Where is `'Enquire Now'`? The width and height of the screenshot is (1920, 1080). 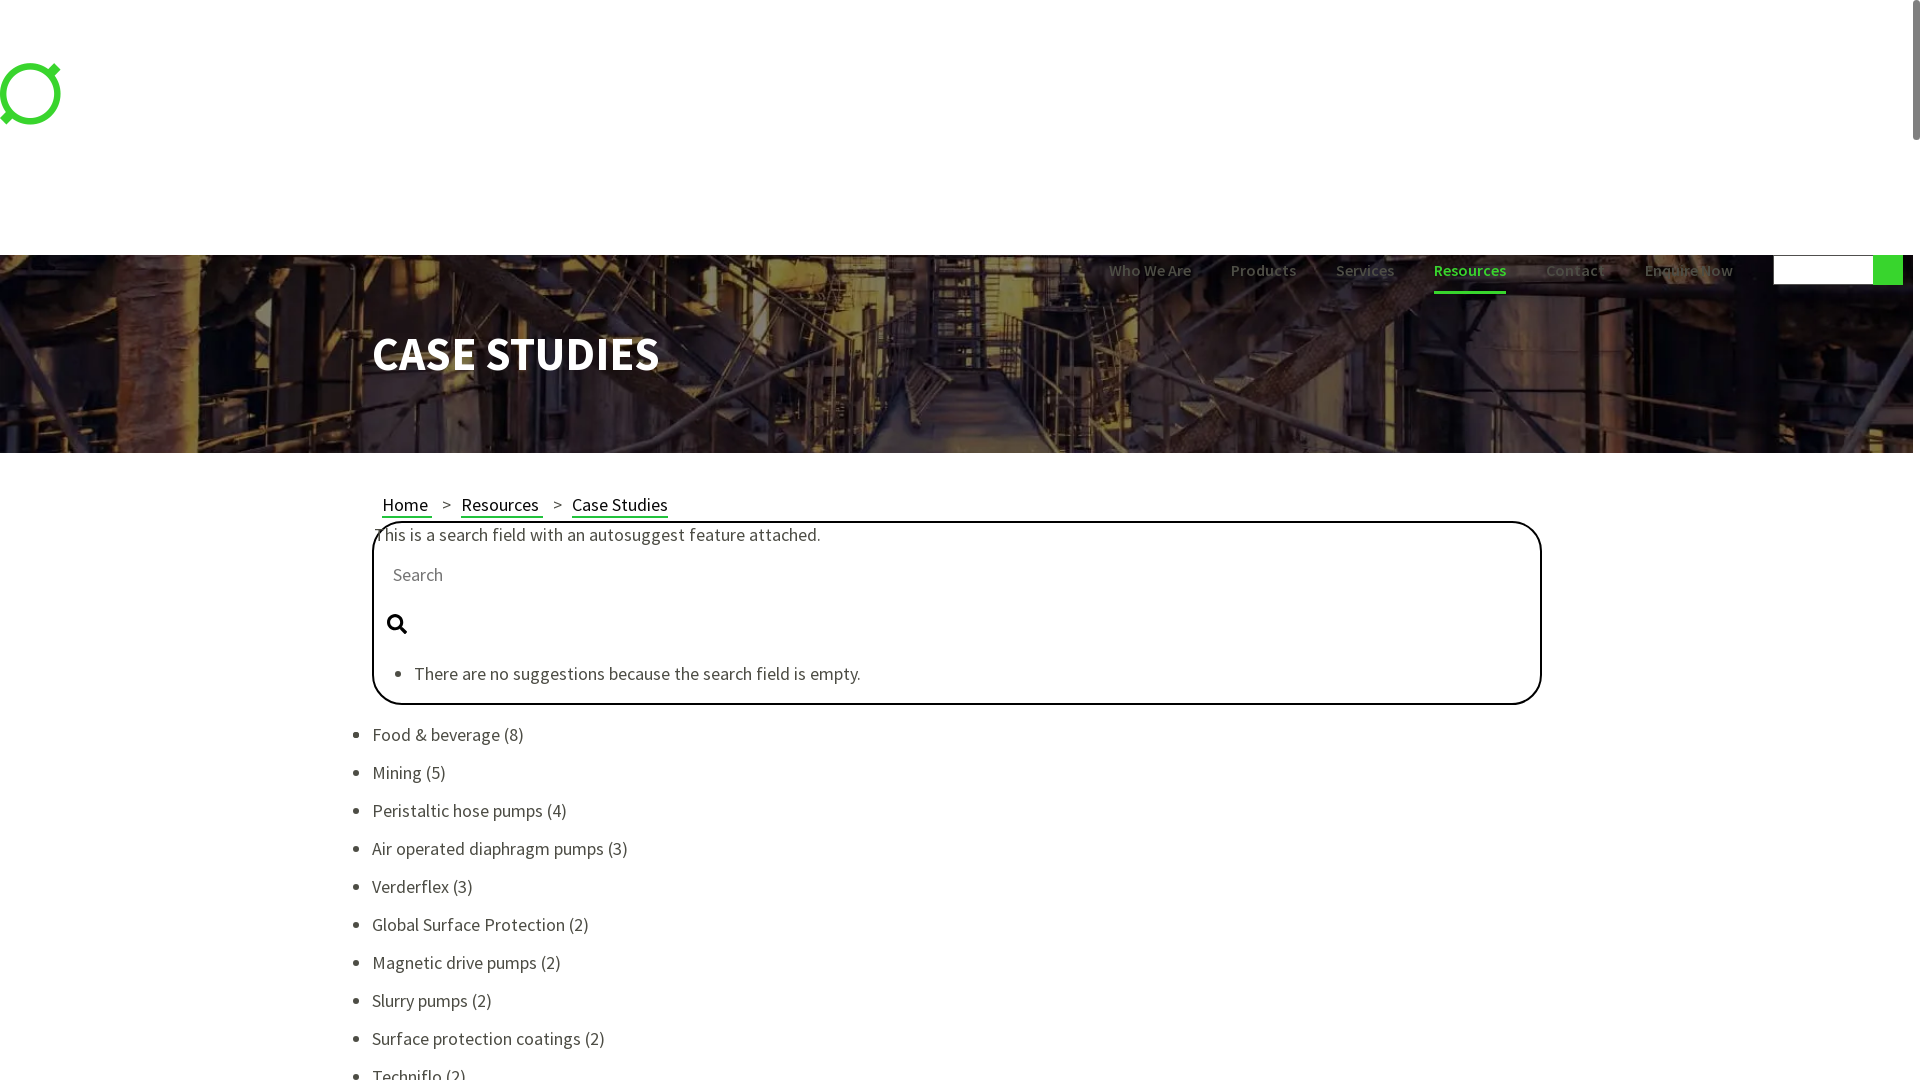
'Enquire Now' is located at coordinates (1688, 272).